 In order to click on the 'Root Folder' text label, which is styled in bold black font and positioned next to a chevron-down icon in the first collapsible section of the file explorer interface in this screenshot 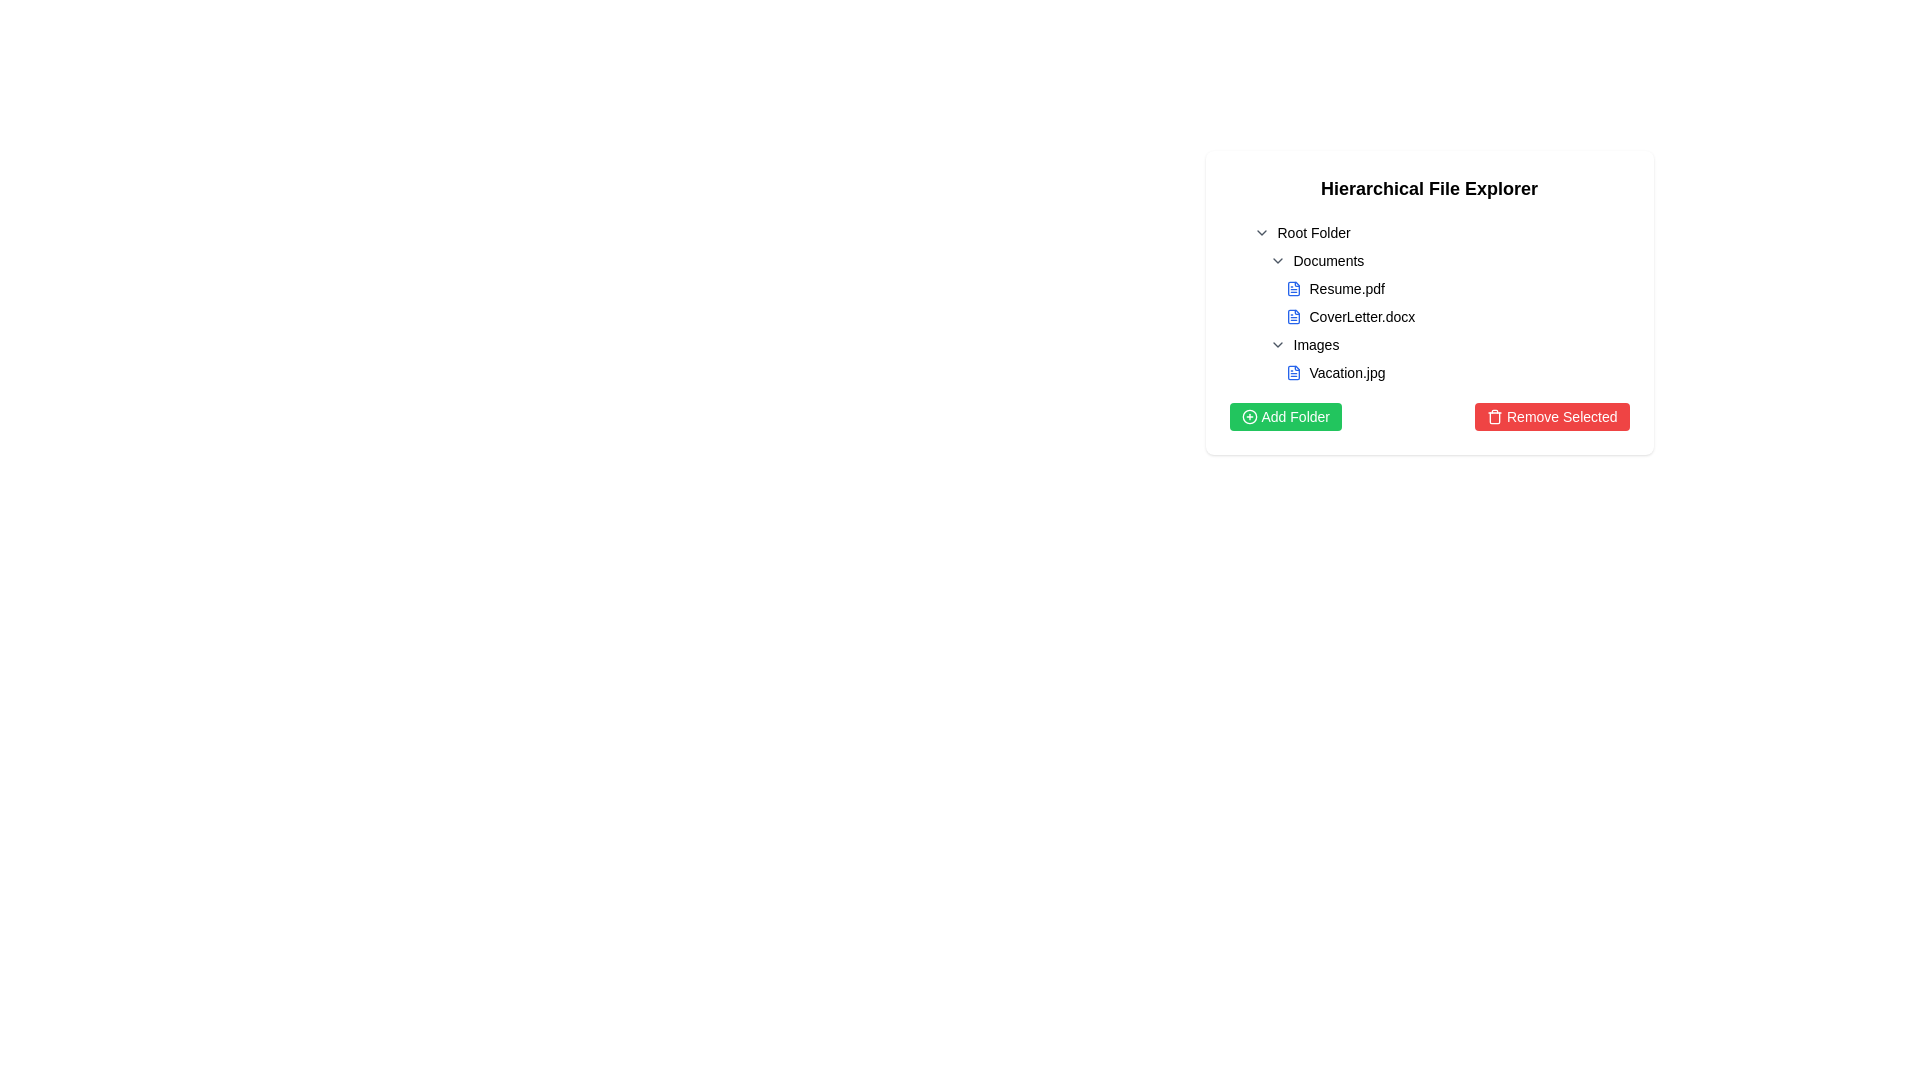, I will do `click(1314, 231)`.